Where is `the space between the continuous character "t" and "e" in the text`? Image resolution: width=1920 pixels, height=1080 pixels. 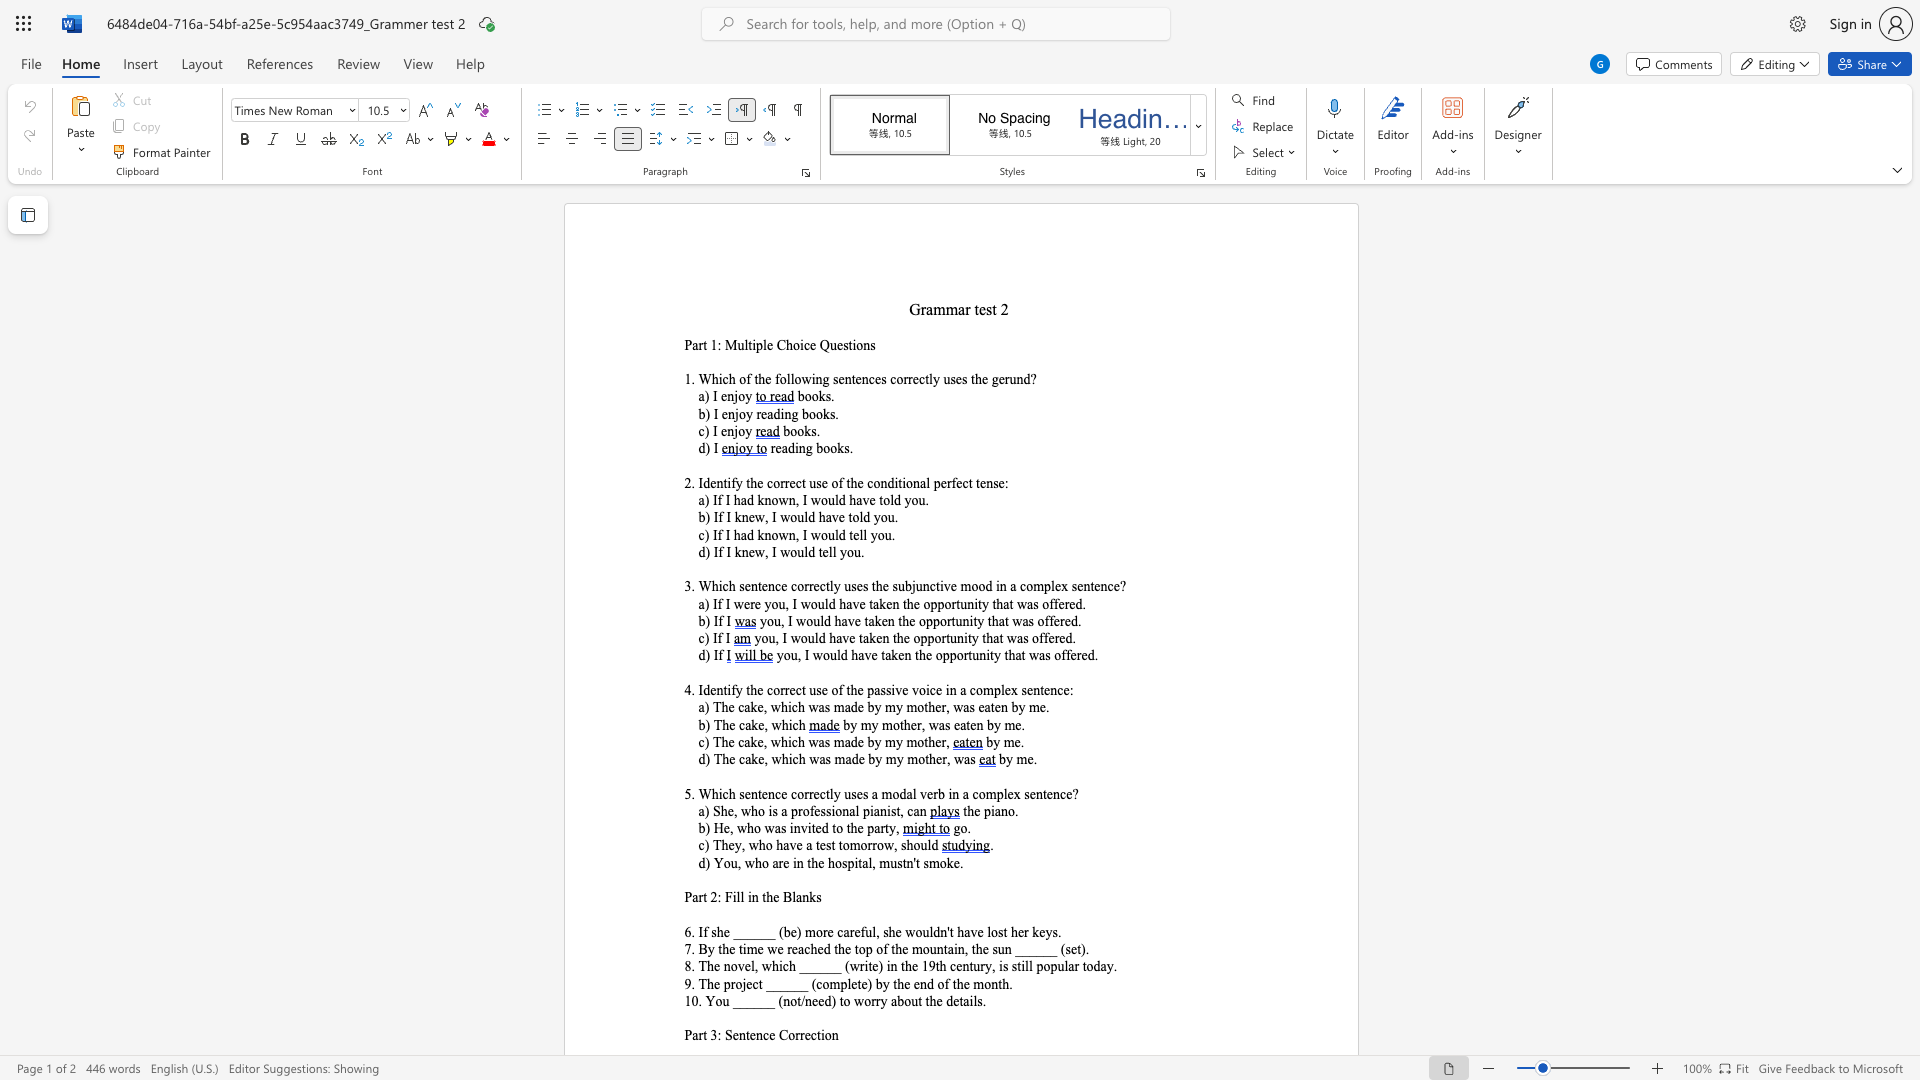
the space between the continuous character "t" and "e" in the text is located at coordinates (820, 845).